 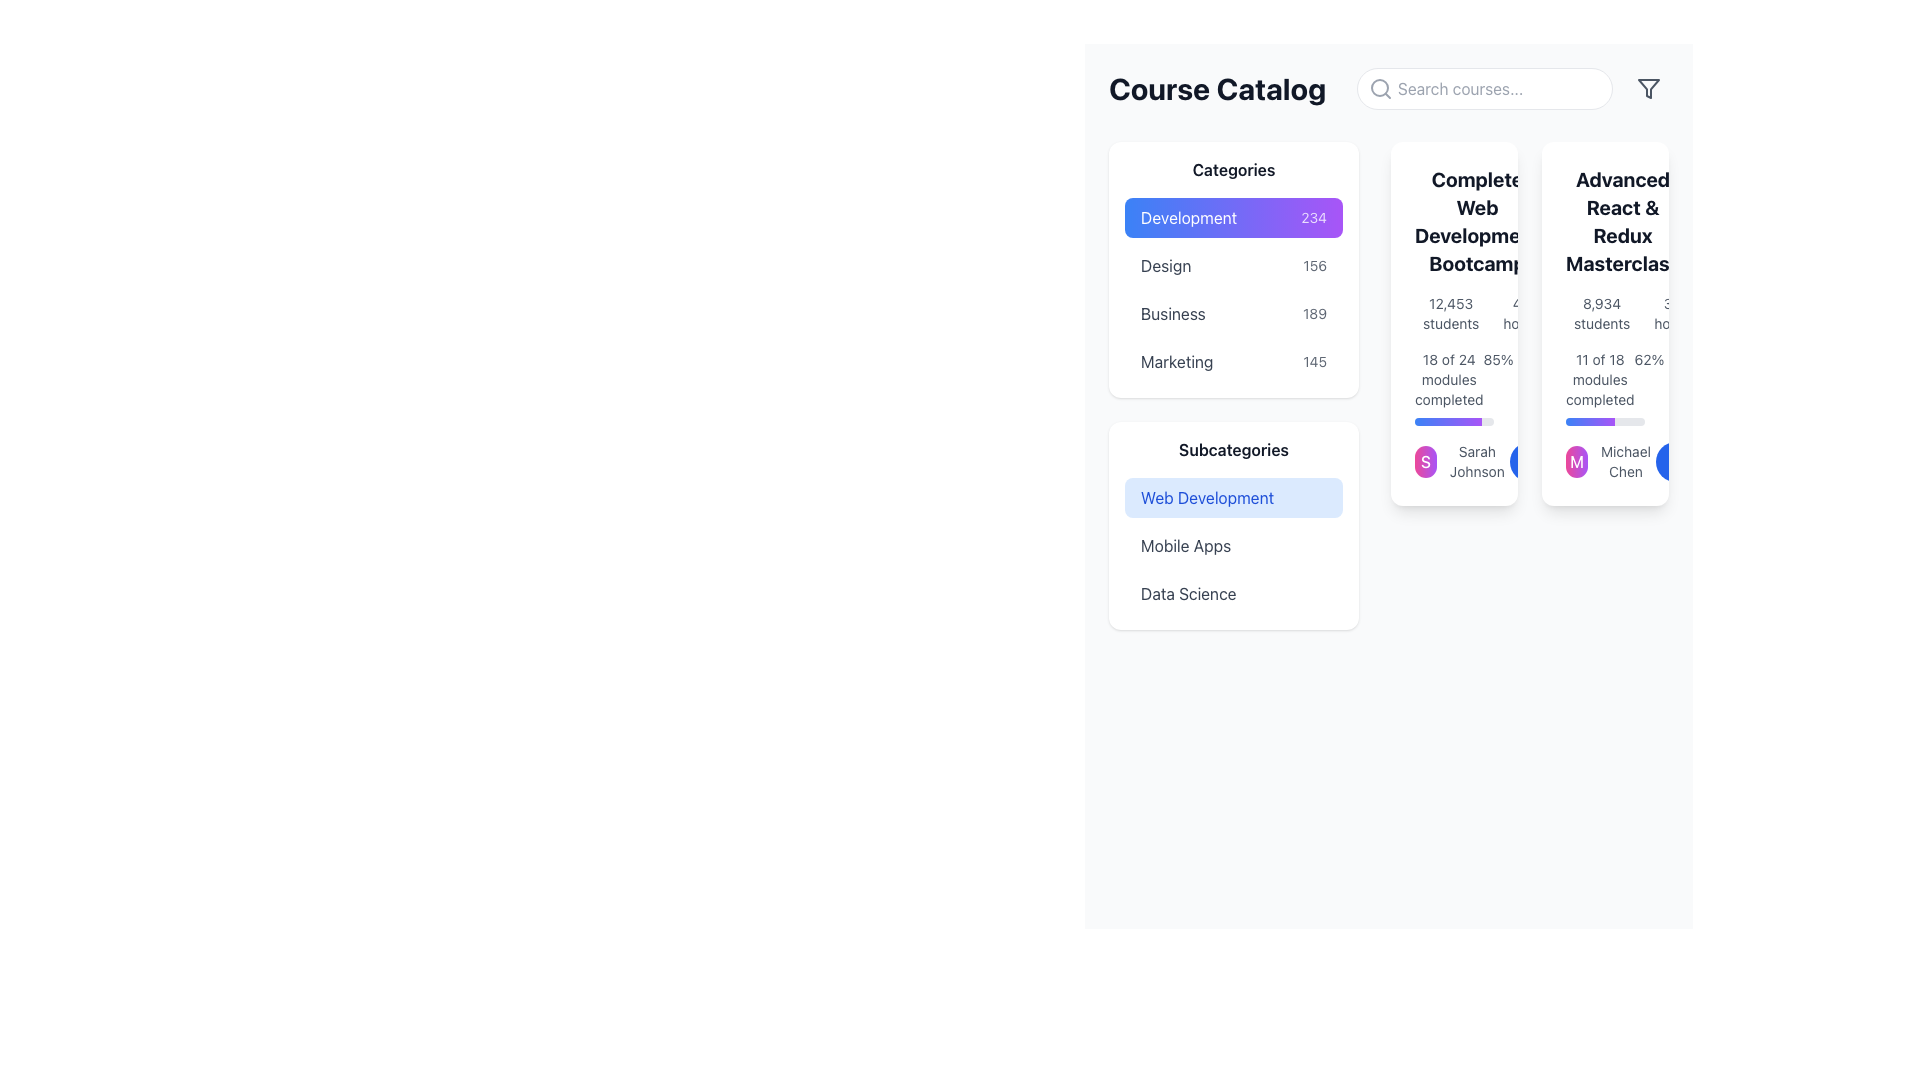 What do you see at coordinates (1649, 87) in the screenshot?
I see `the triangular filter icon located at the top-right corner of the interface, adjacent to the search bar` at bounding box center [1649, 87].